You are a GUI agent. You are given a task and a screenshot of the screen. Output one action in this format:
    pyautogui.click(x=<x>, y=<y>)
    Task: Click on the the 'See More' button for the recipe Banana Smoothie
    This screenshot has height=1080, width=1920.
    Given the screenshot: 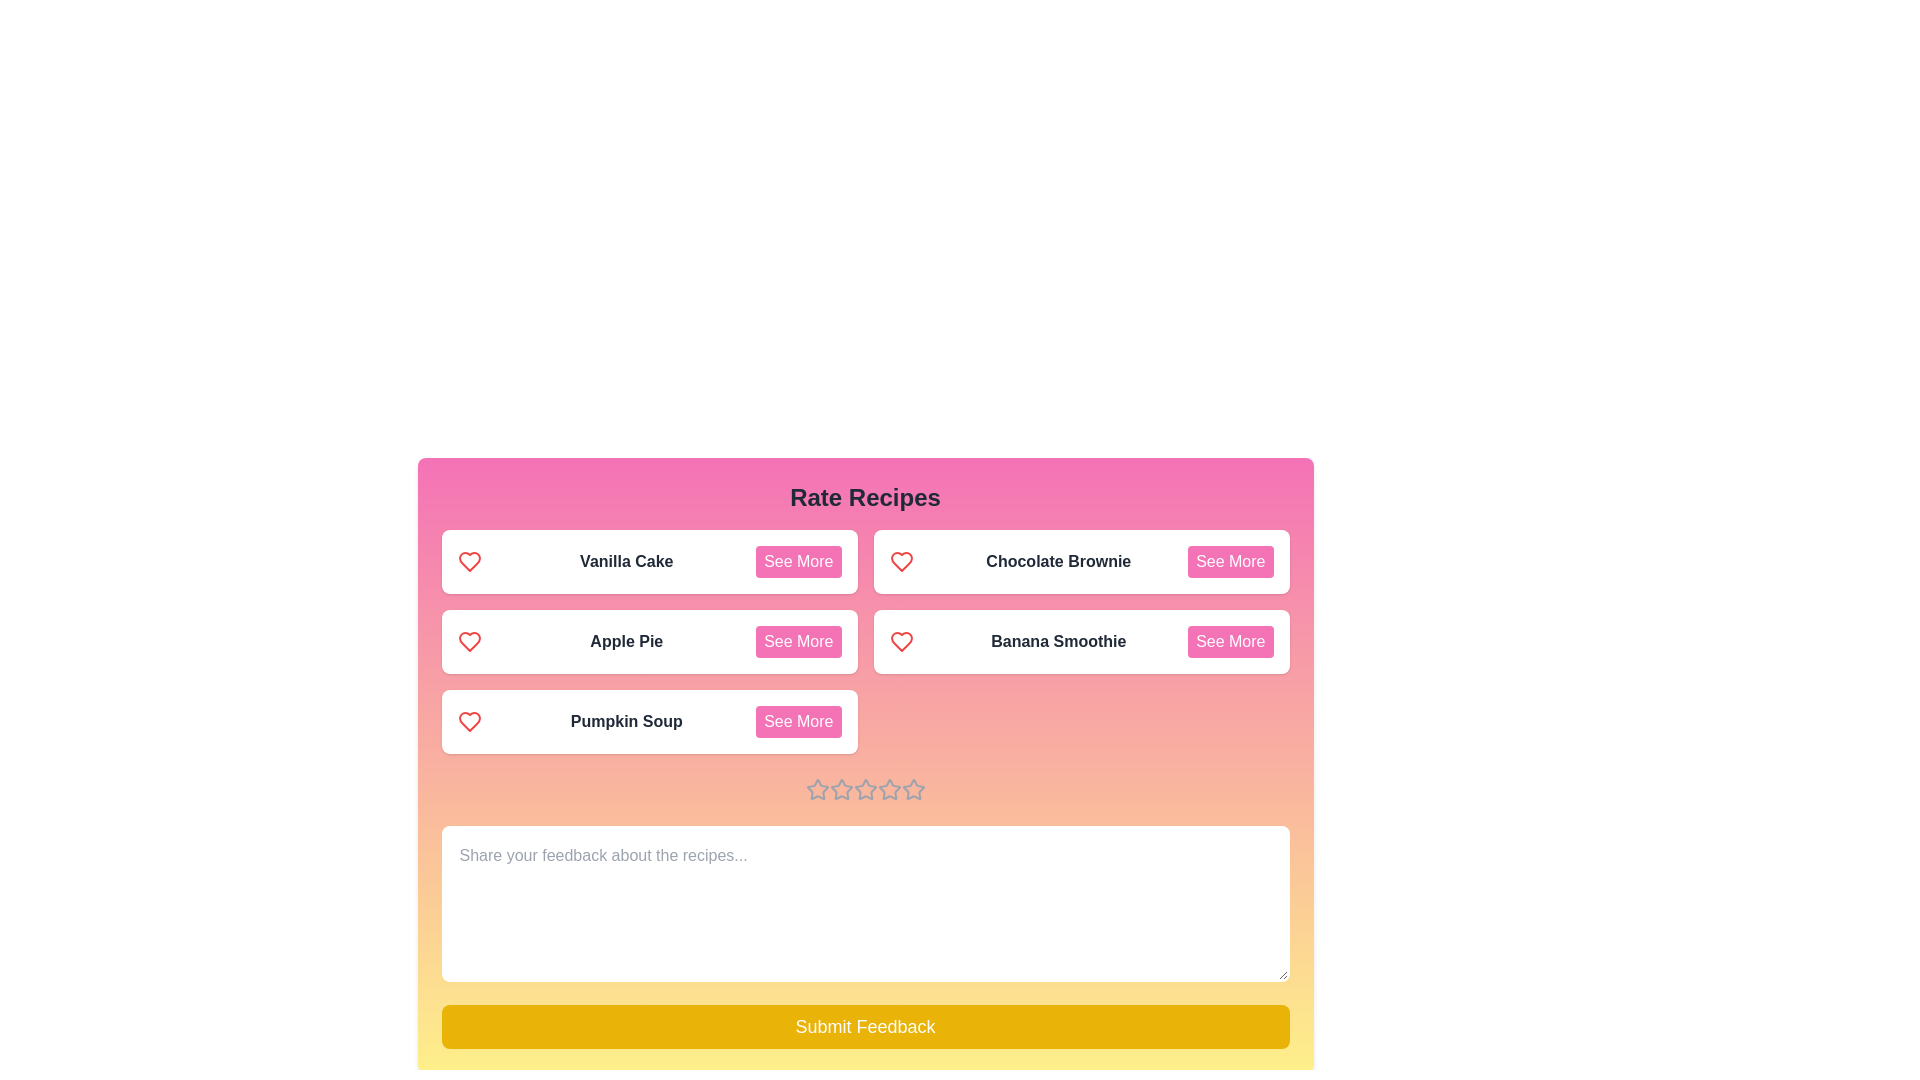 What is the action you would take?
    pyautogui.click(x=1229, y=641)
    